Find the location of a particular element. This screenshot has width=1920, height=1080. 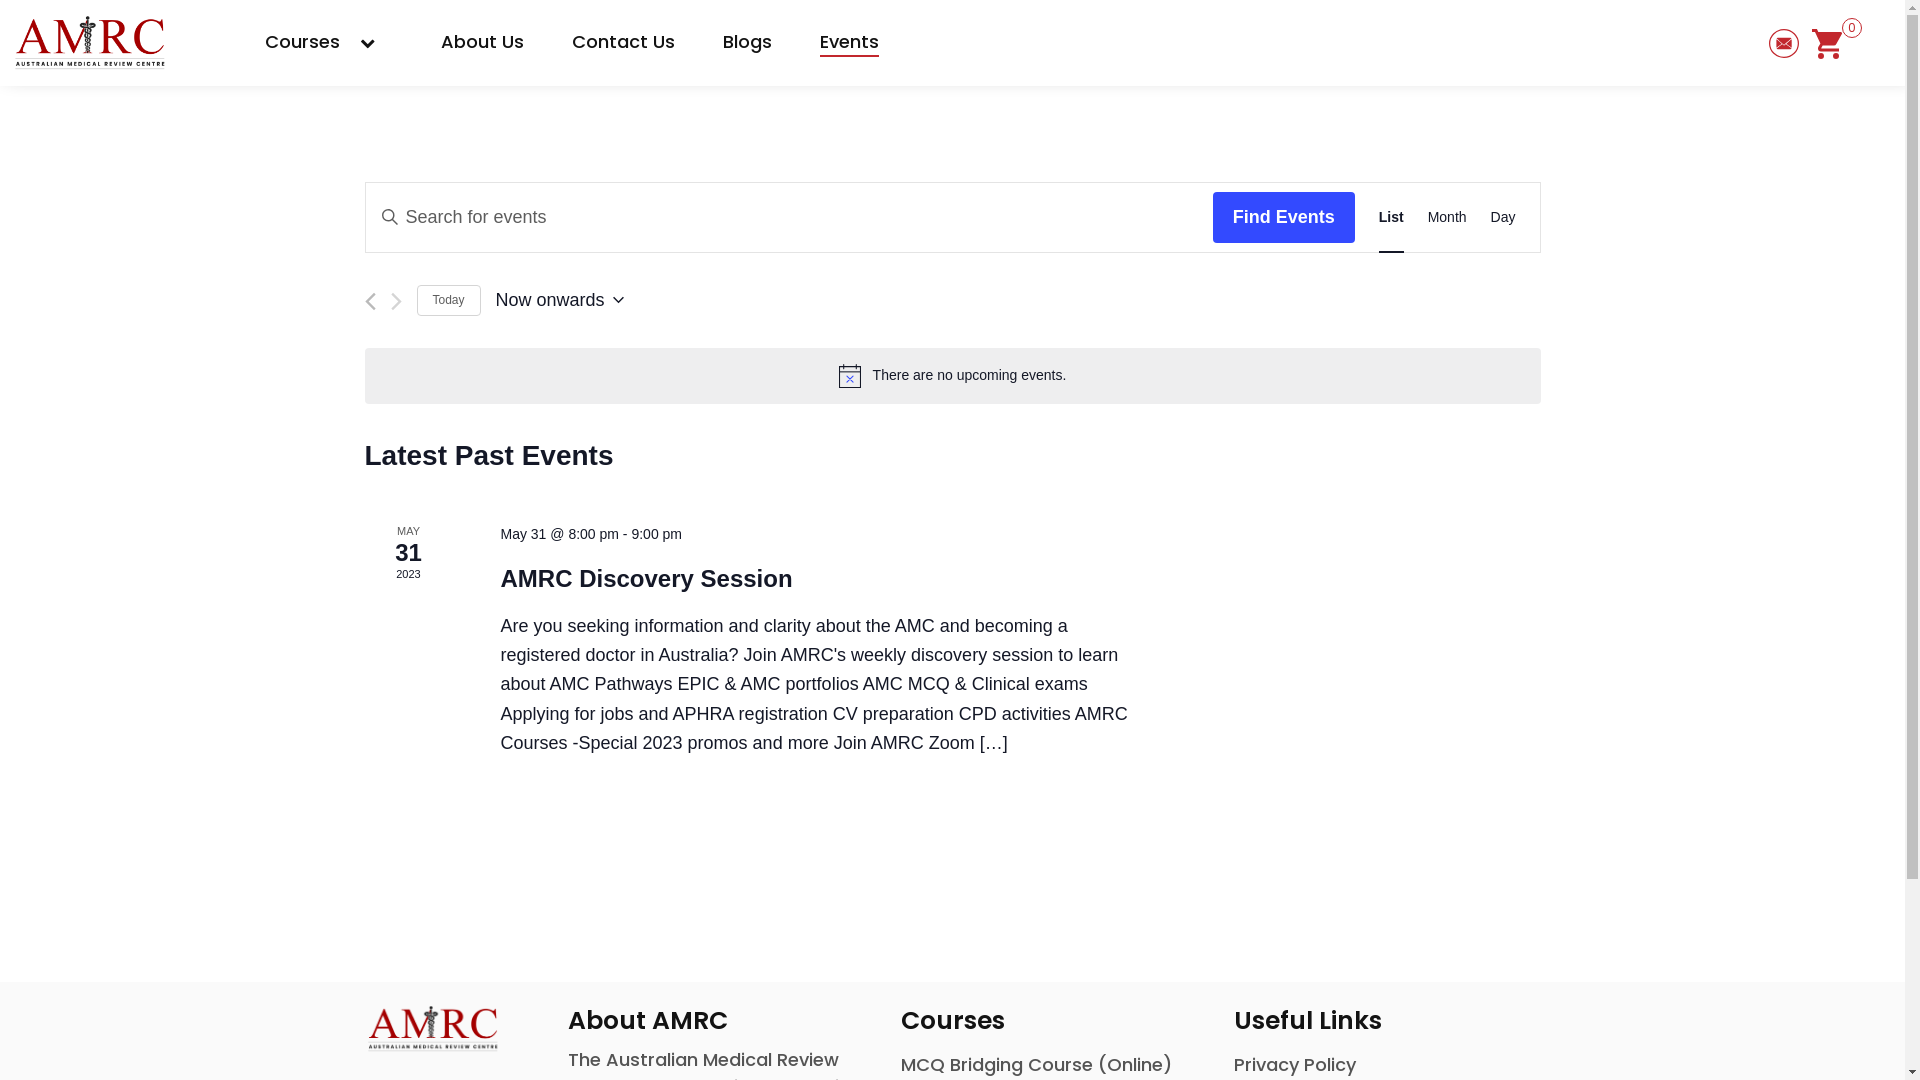

'Contact Us' is located at coordinates (622, 41).